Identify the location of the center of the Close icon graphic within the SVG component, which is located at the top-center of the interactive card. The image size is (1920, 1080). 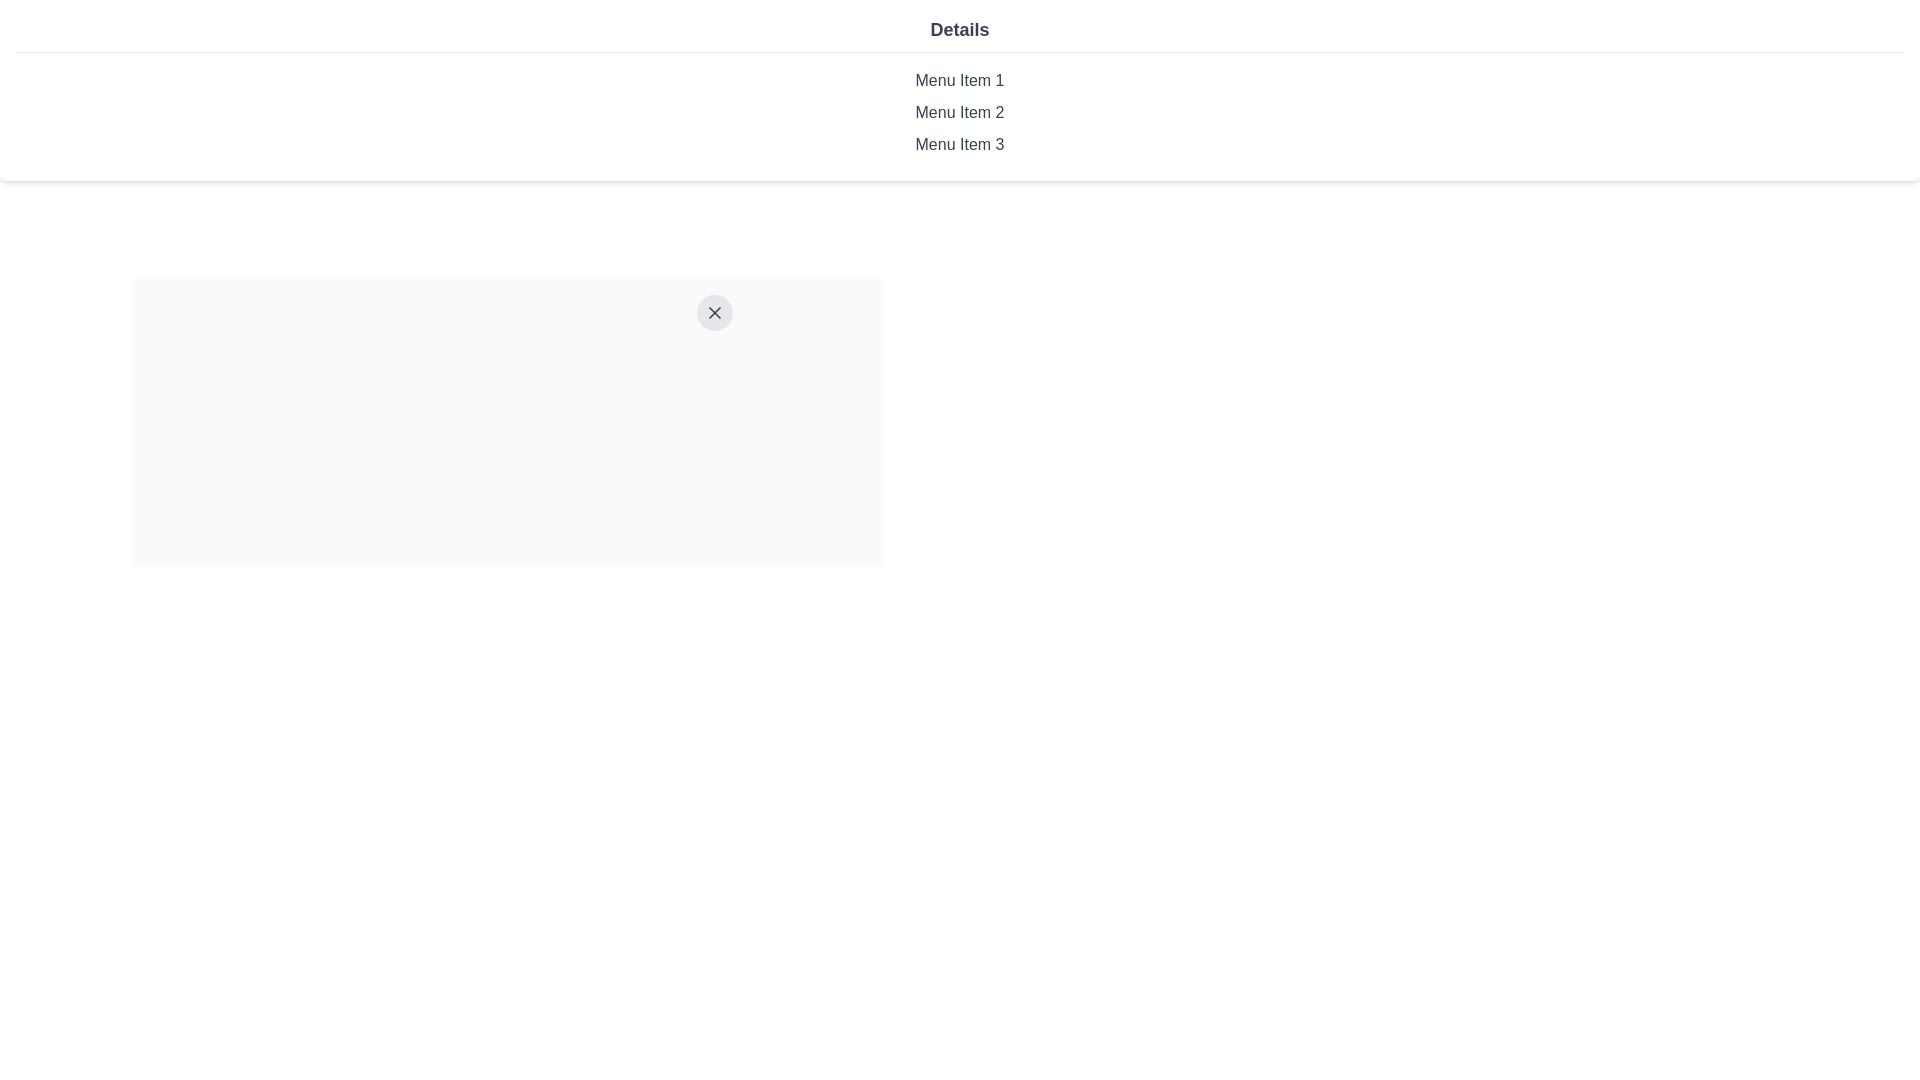
(714, 312).